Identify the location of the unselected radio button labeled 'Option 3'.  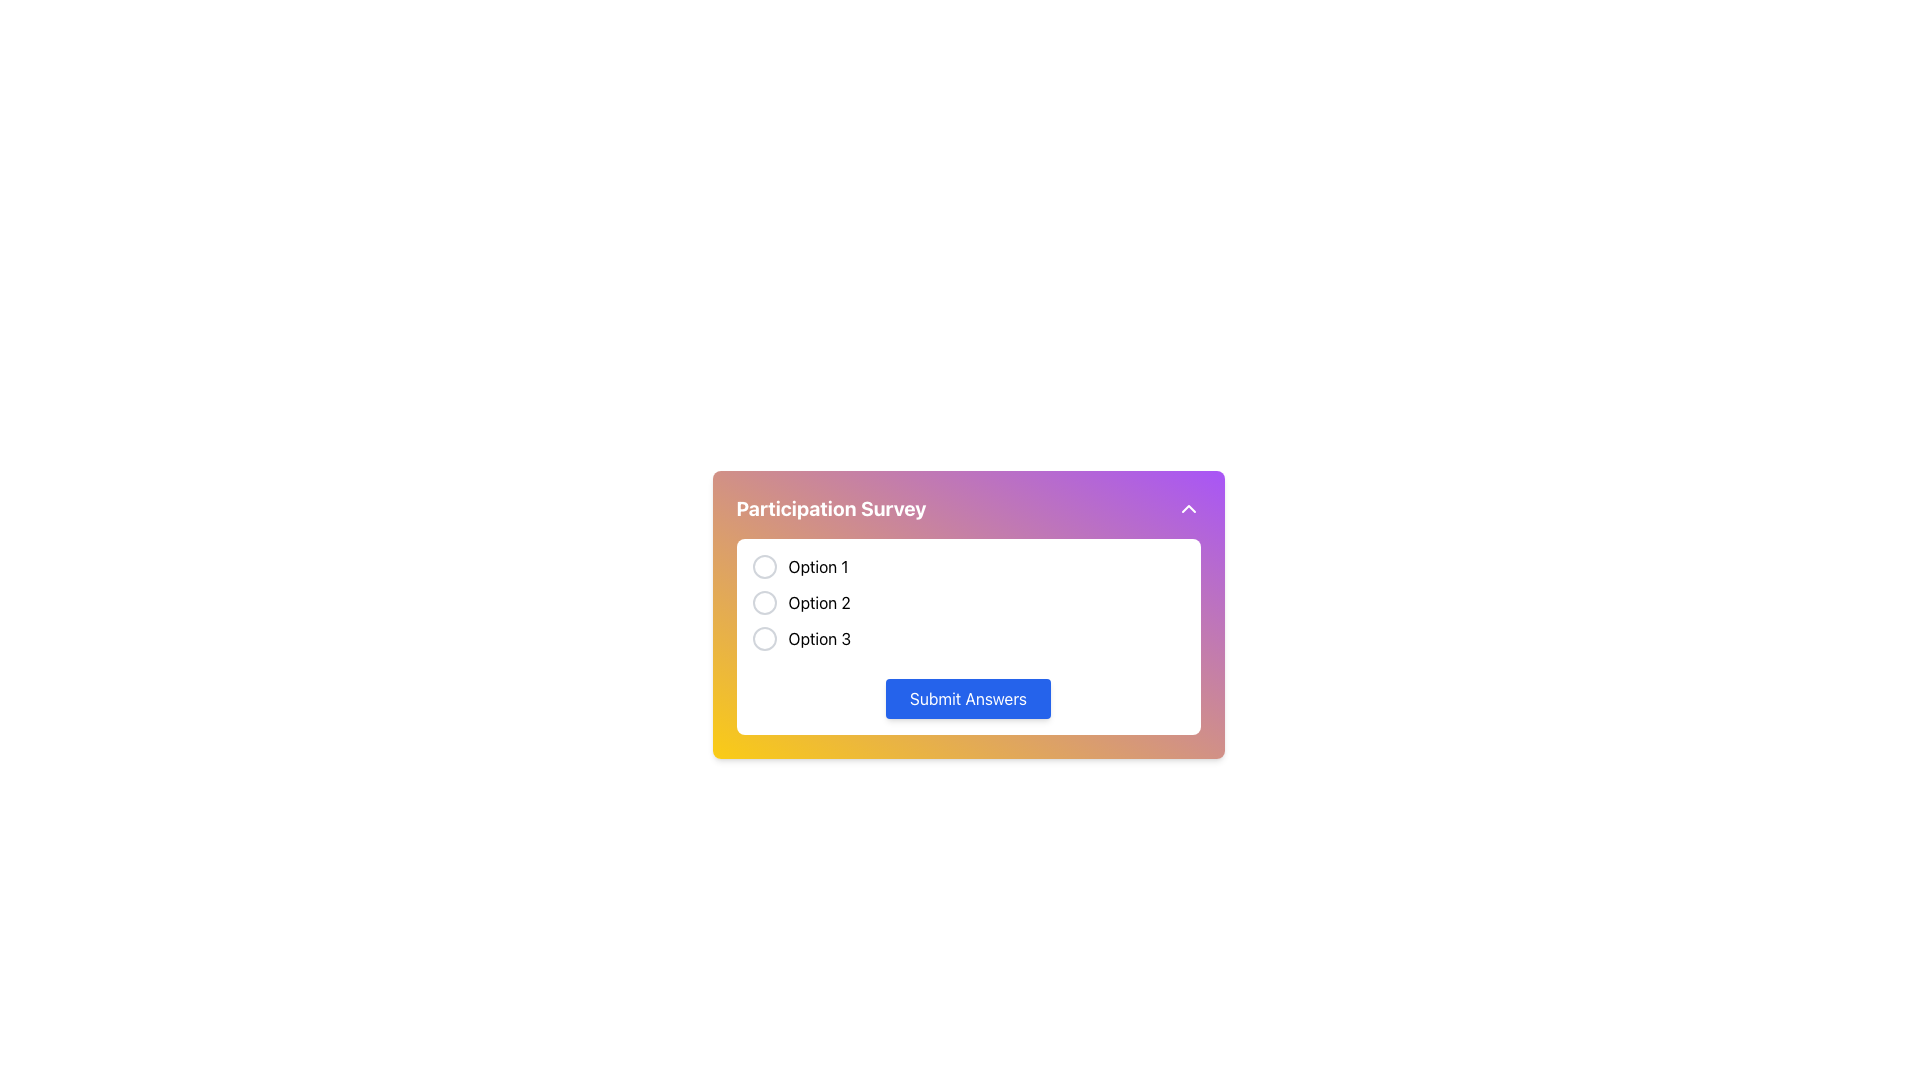
(968, 639).